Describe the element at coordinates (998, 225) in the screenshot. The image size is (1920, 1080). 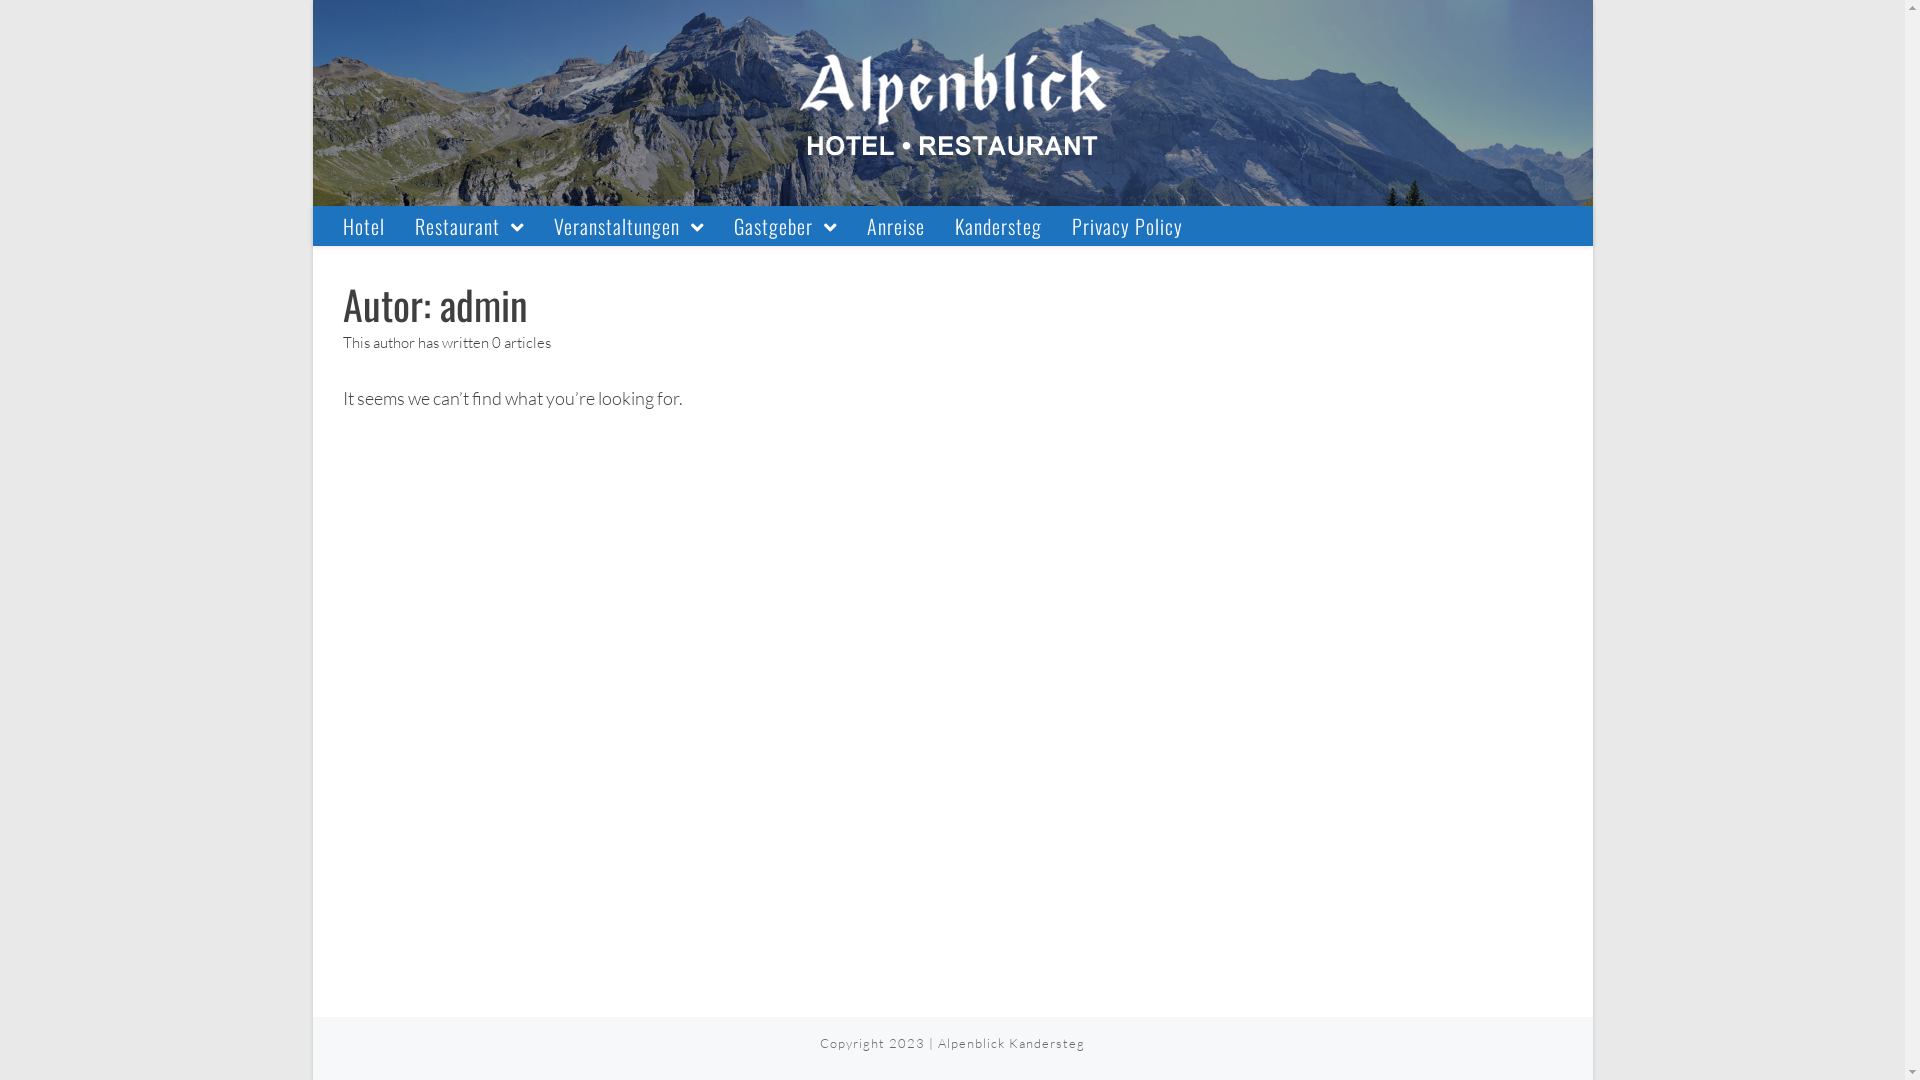
I see `'Kandersteg'` at that location.